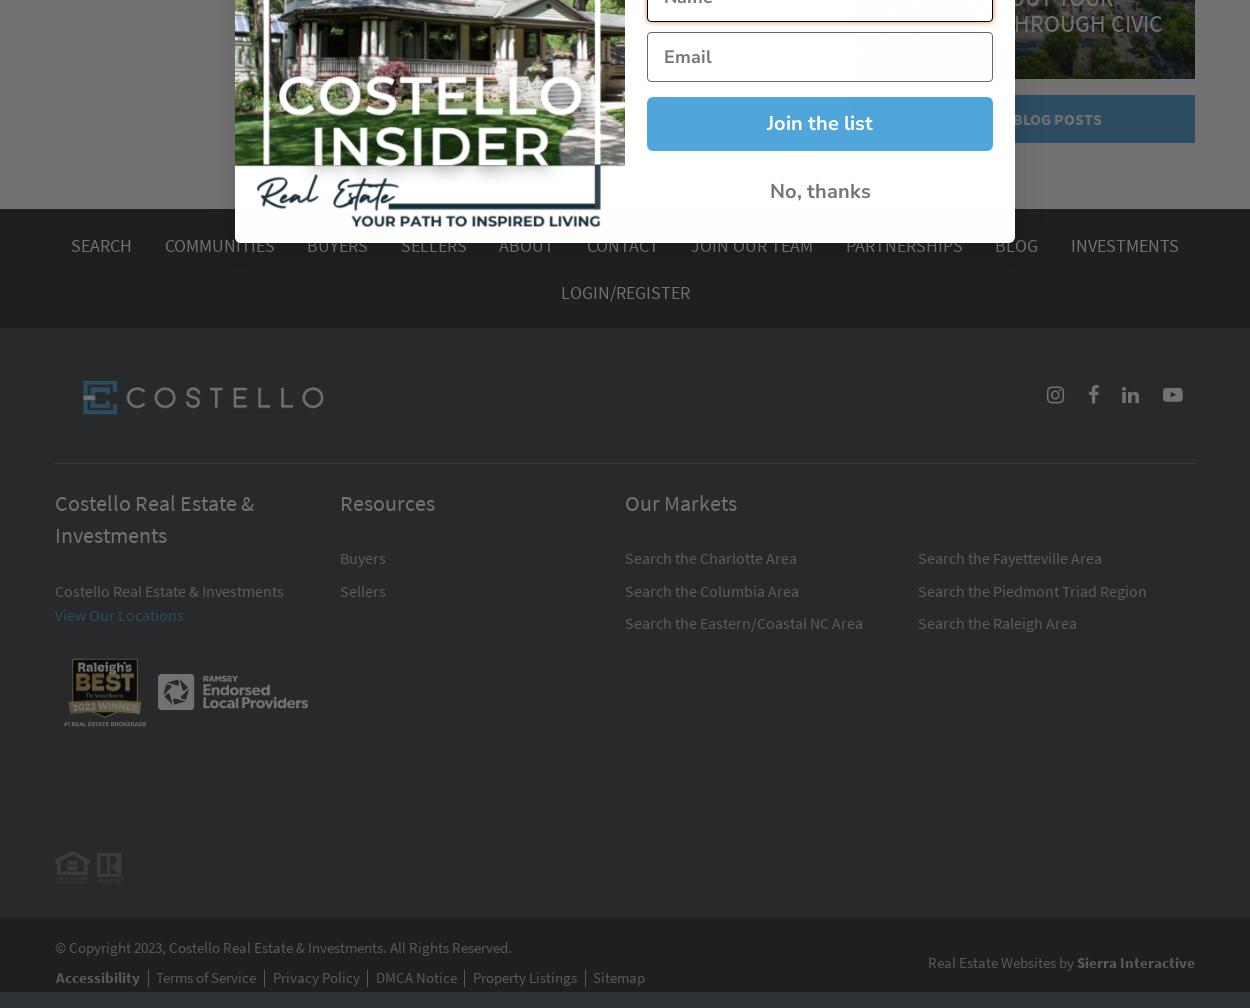 Image resolution: width=1250 pixels, height=1008 pixels. What do you see at coordinates (996, 623) in the screenshot?
I see `'Search the Raleigh Area'` at bounding box center [996, 623].